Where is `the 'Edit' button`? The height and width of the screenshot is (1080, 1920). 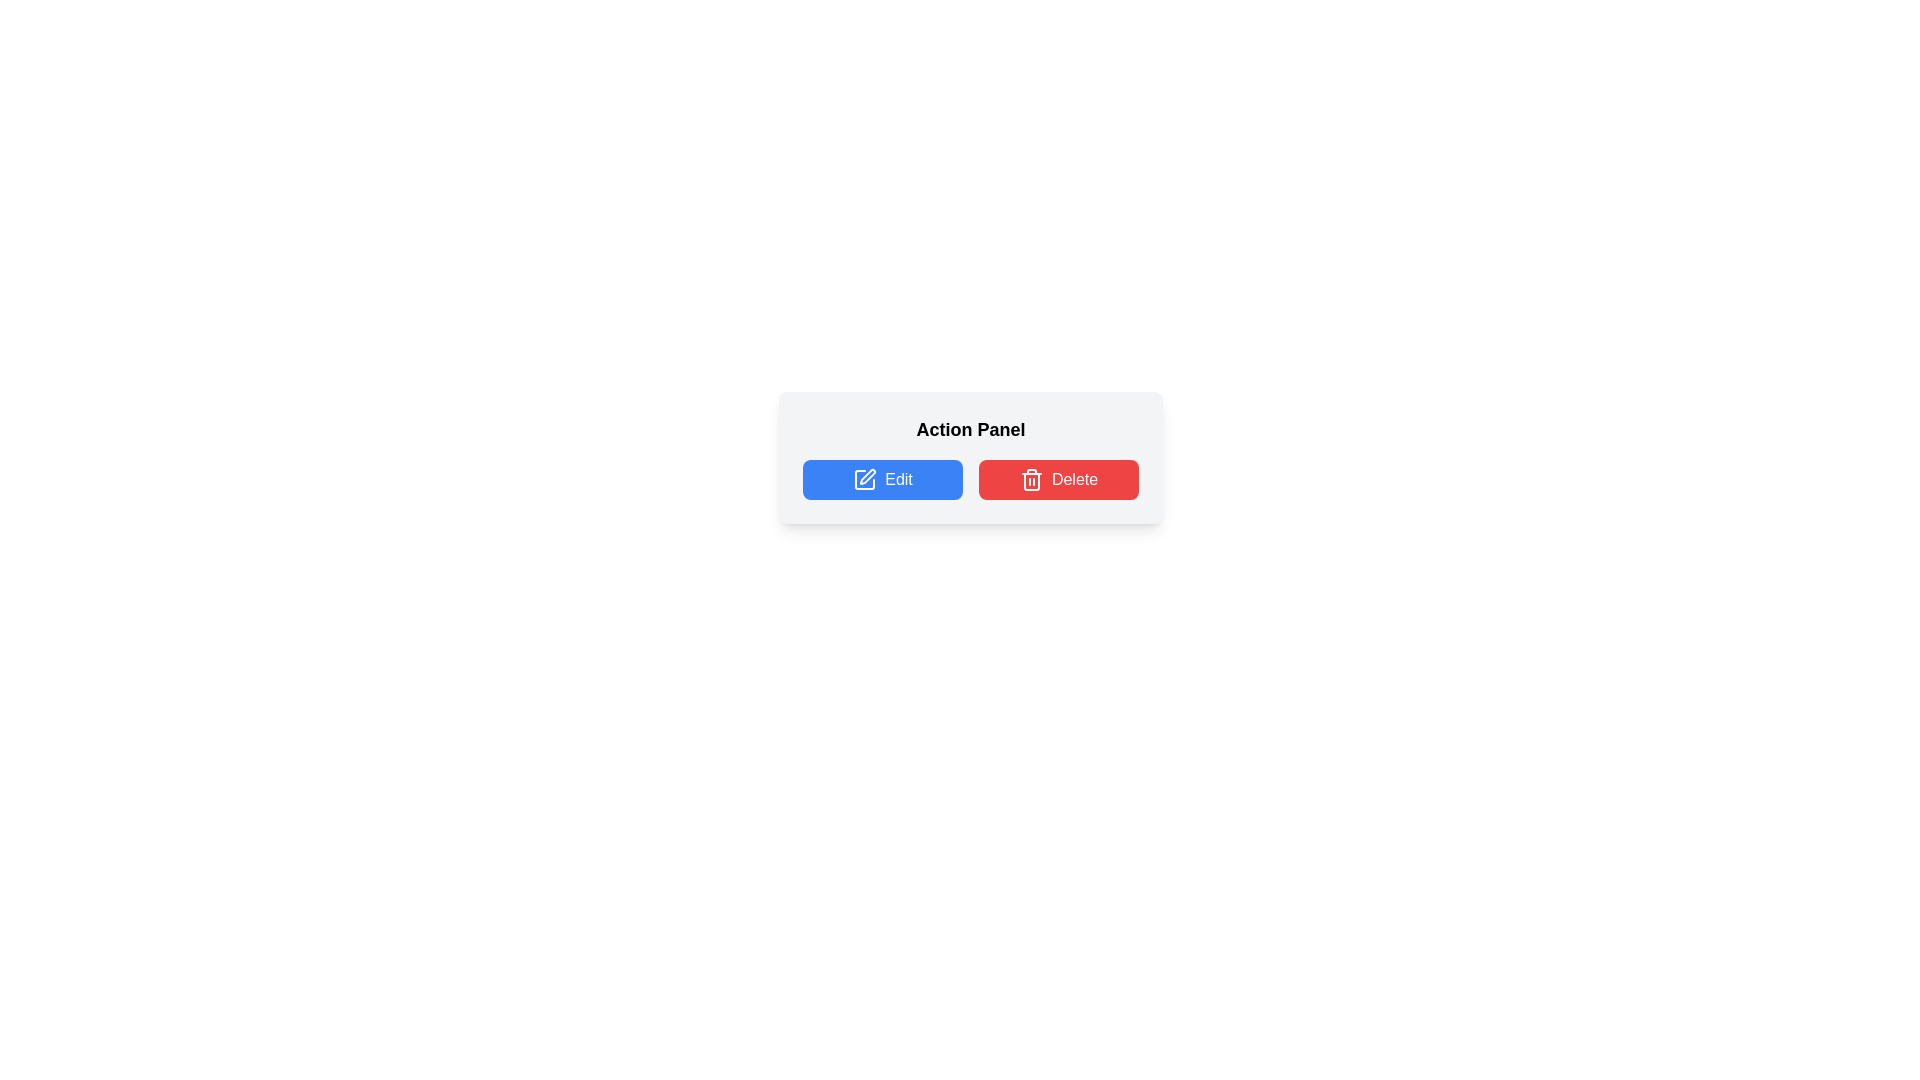
the 'Edit' button is located at coordinates (882, 479).